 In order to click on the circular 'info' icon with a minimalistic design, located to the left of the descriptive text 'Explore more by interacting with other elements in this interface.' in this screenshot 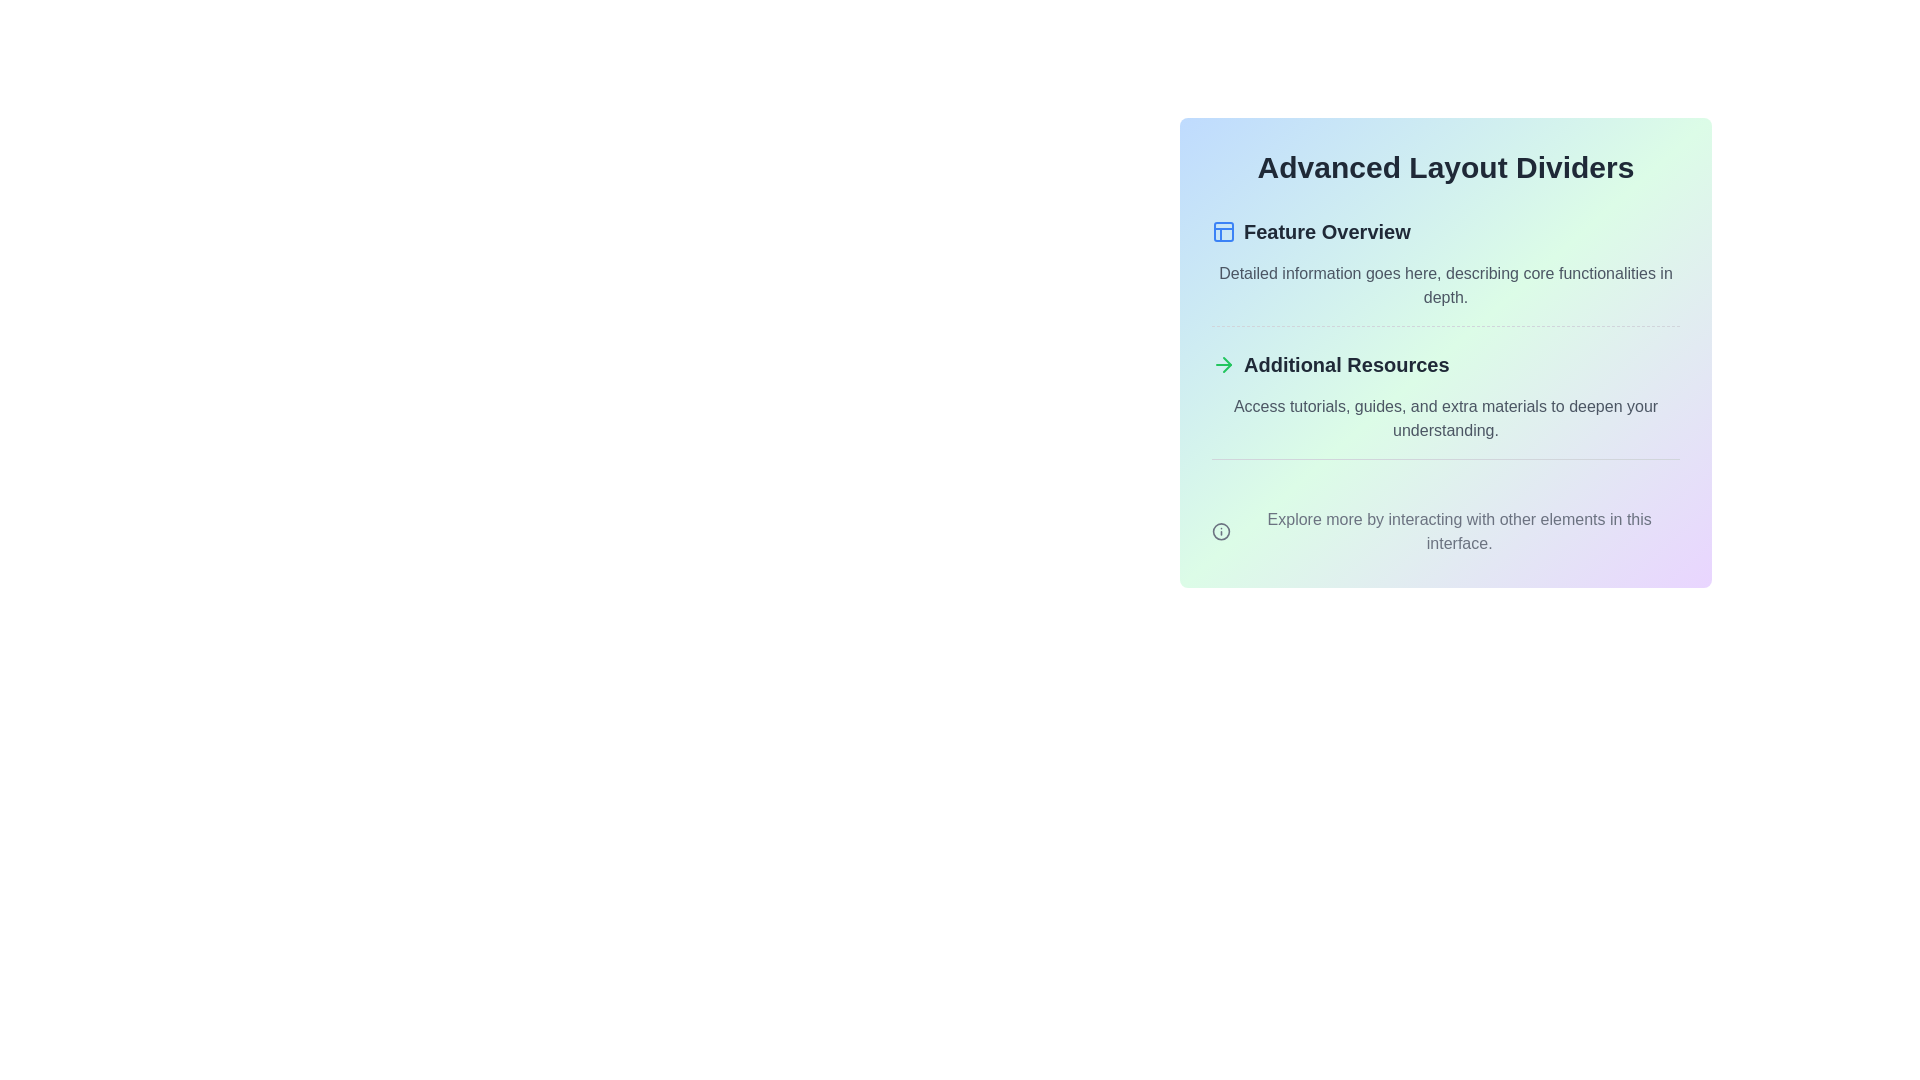, I will do `click(1220, 531)`.